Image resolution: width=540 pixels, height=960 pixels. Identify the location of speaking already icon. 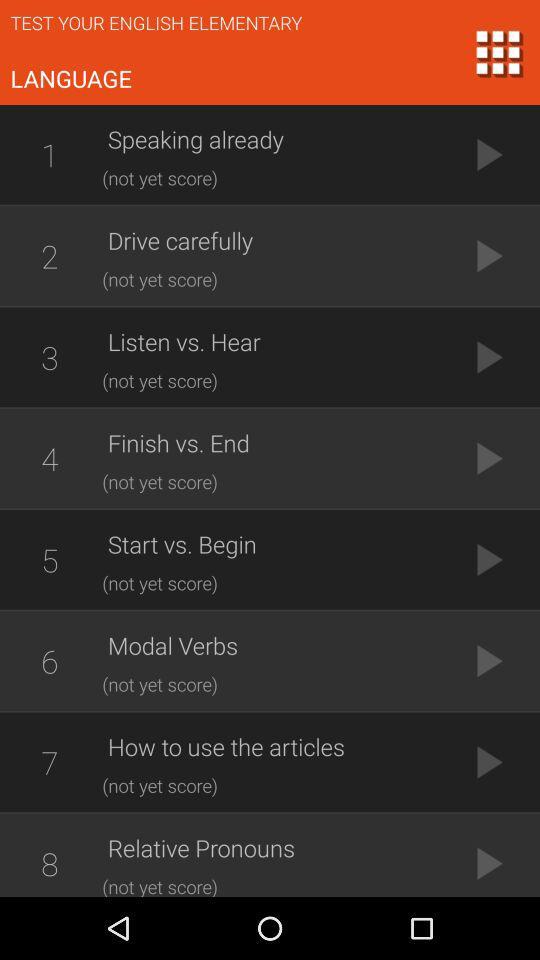
(274, 138).